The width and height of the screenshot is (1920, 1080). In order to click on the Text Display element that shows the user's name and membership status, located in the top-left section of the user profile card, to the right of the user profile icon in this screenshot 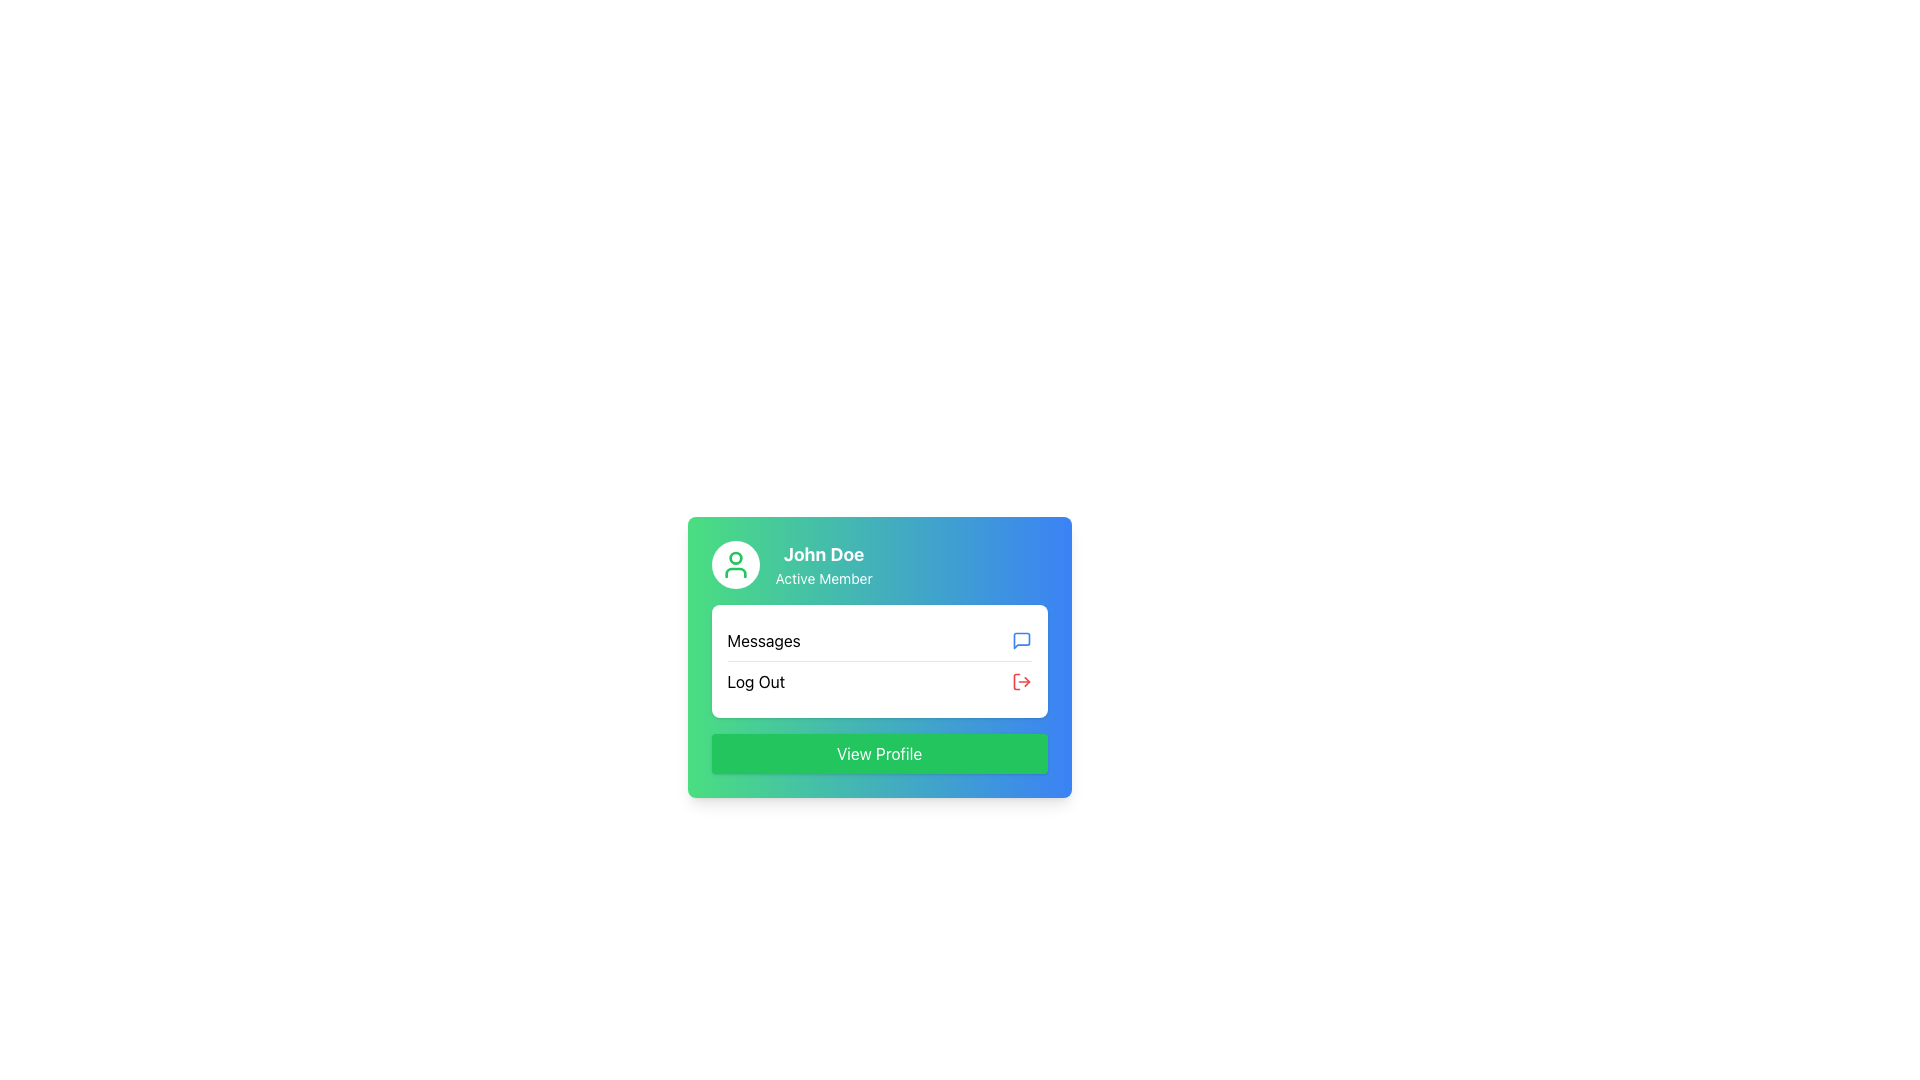, I will do `click(824, 564)`.